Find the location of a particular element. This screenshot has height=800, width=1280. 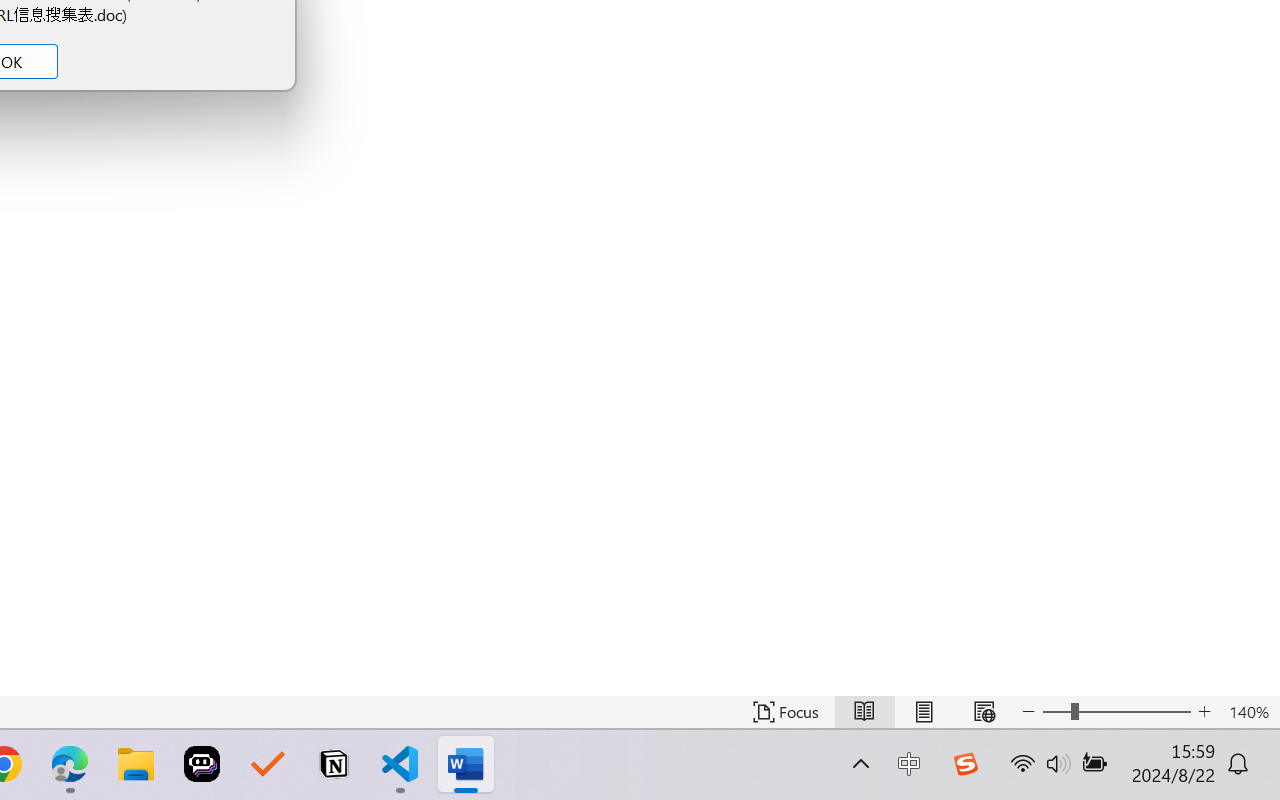

'Web Layout' is located at coordinates (984, 711).